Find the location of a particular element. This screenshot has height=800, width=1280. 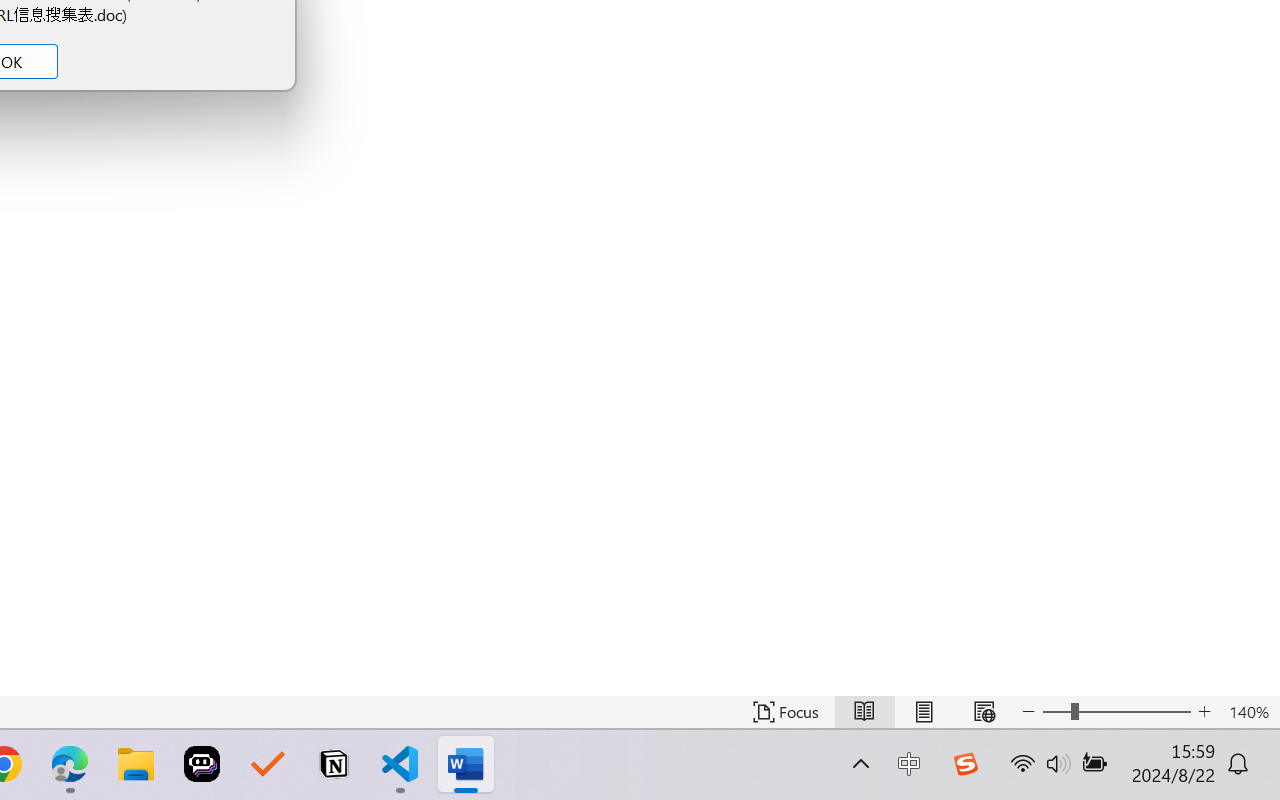

'Web Layout' is located at coordinates (984, 711).